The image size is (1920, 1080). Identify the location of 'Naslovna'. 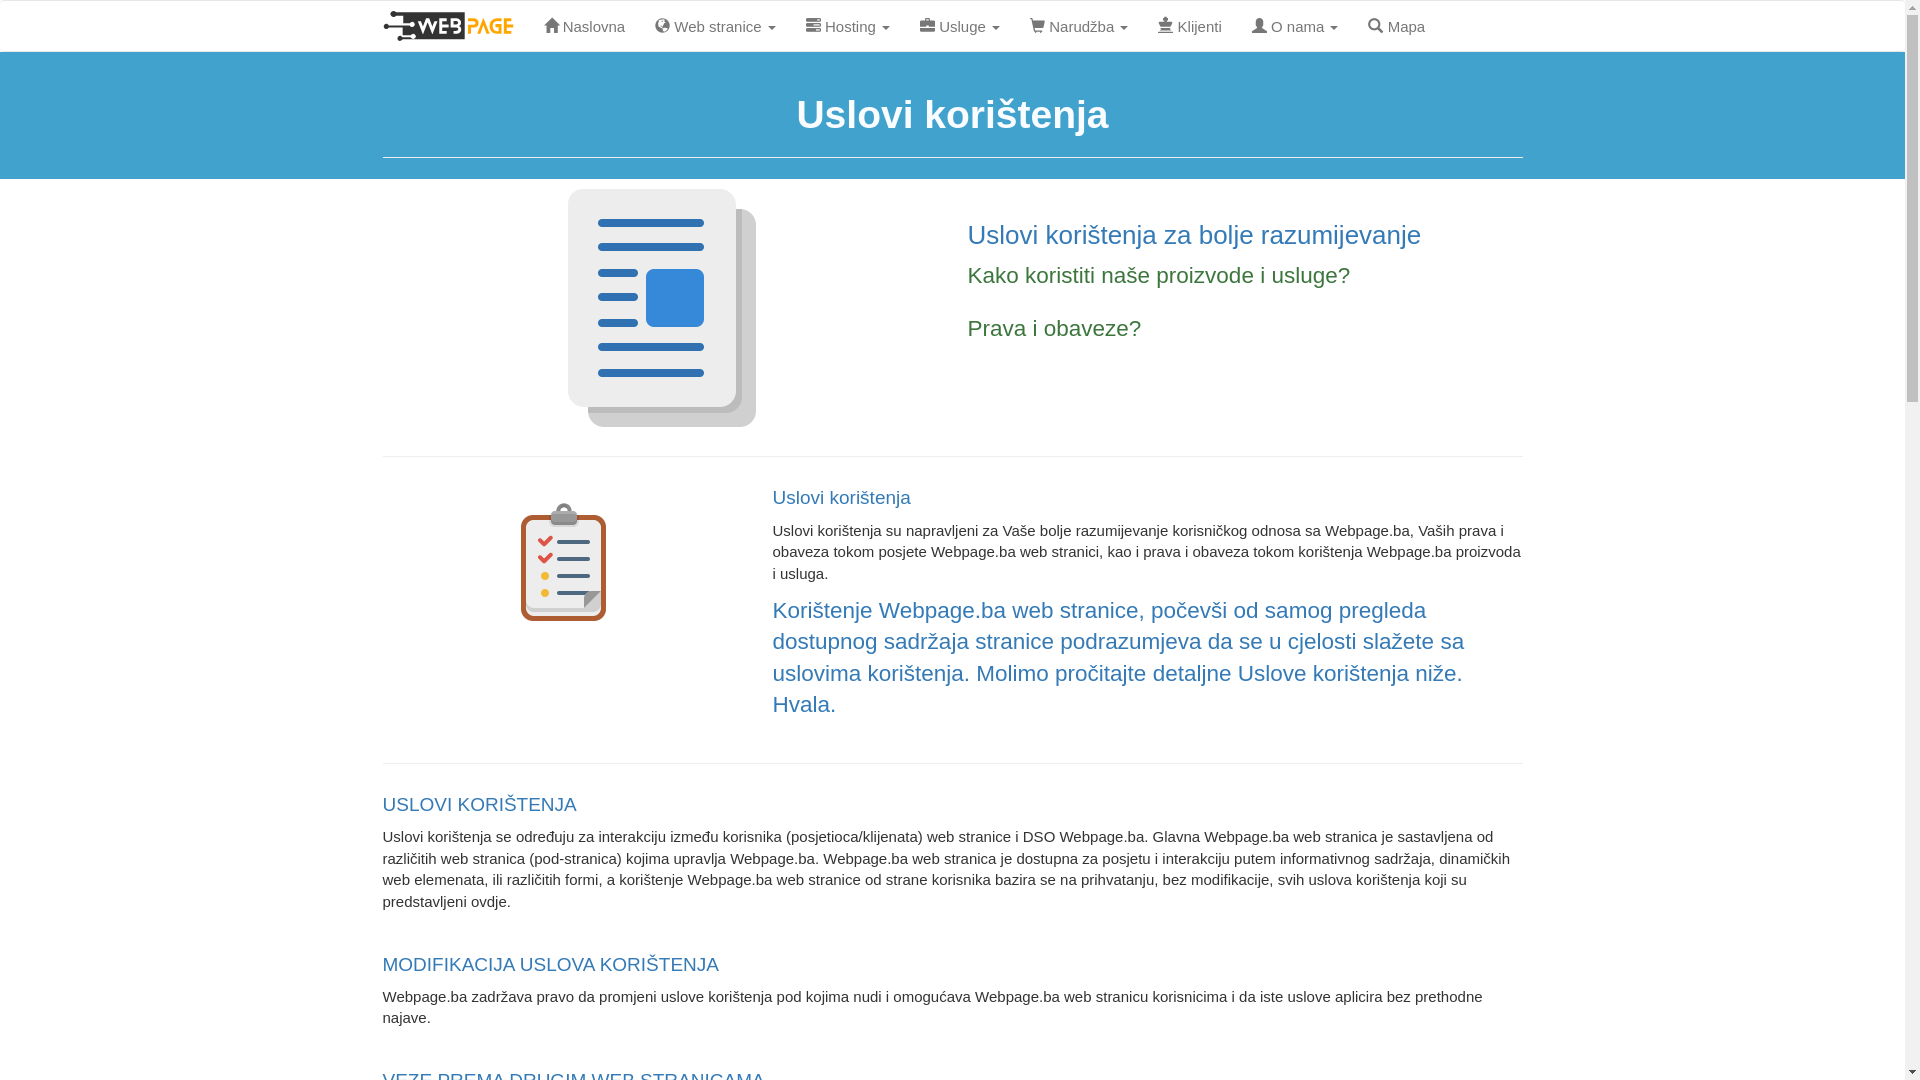
(583, 26).